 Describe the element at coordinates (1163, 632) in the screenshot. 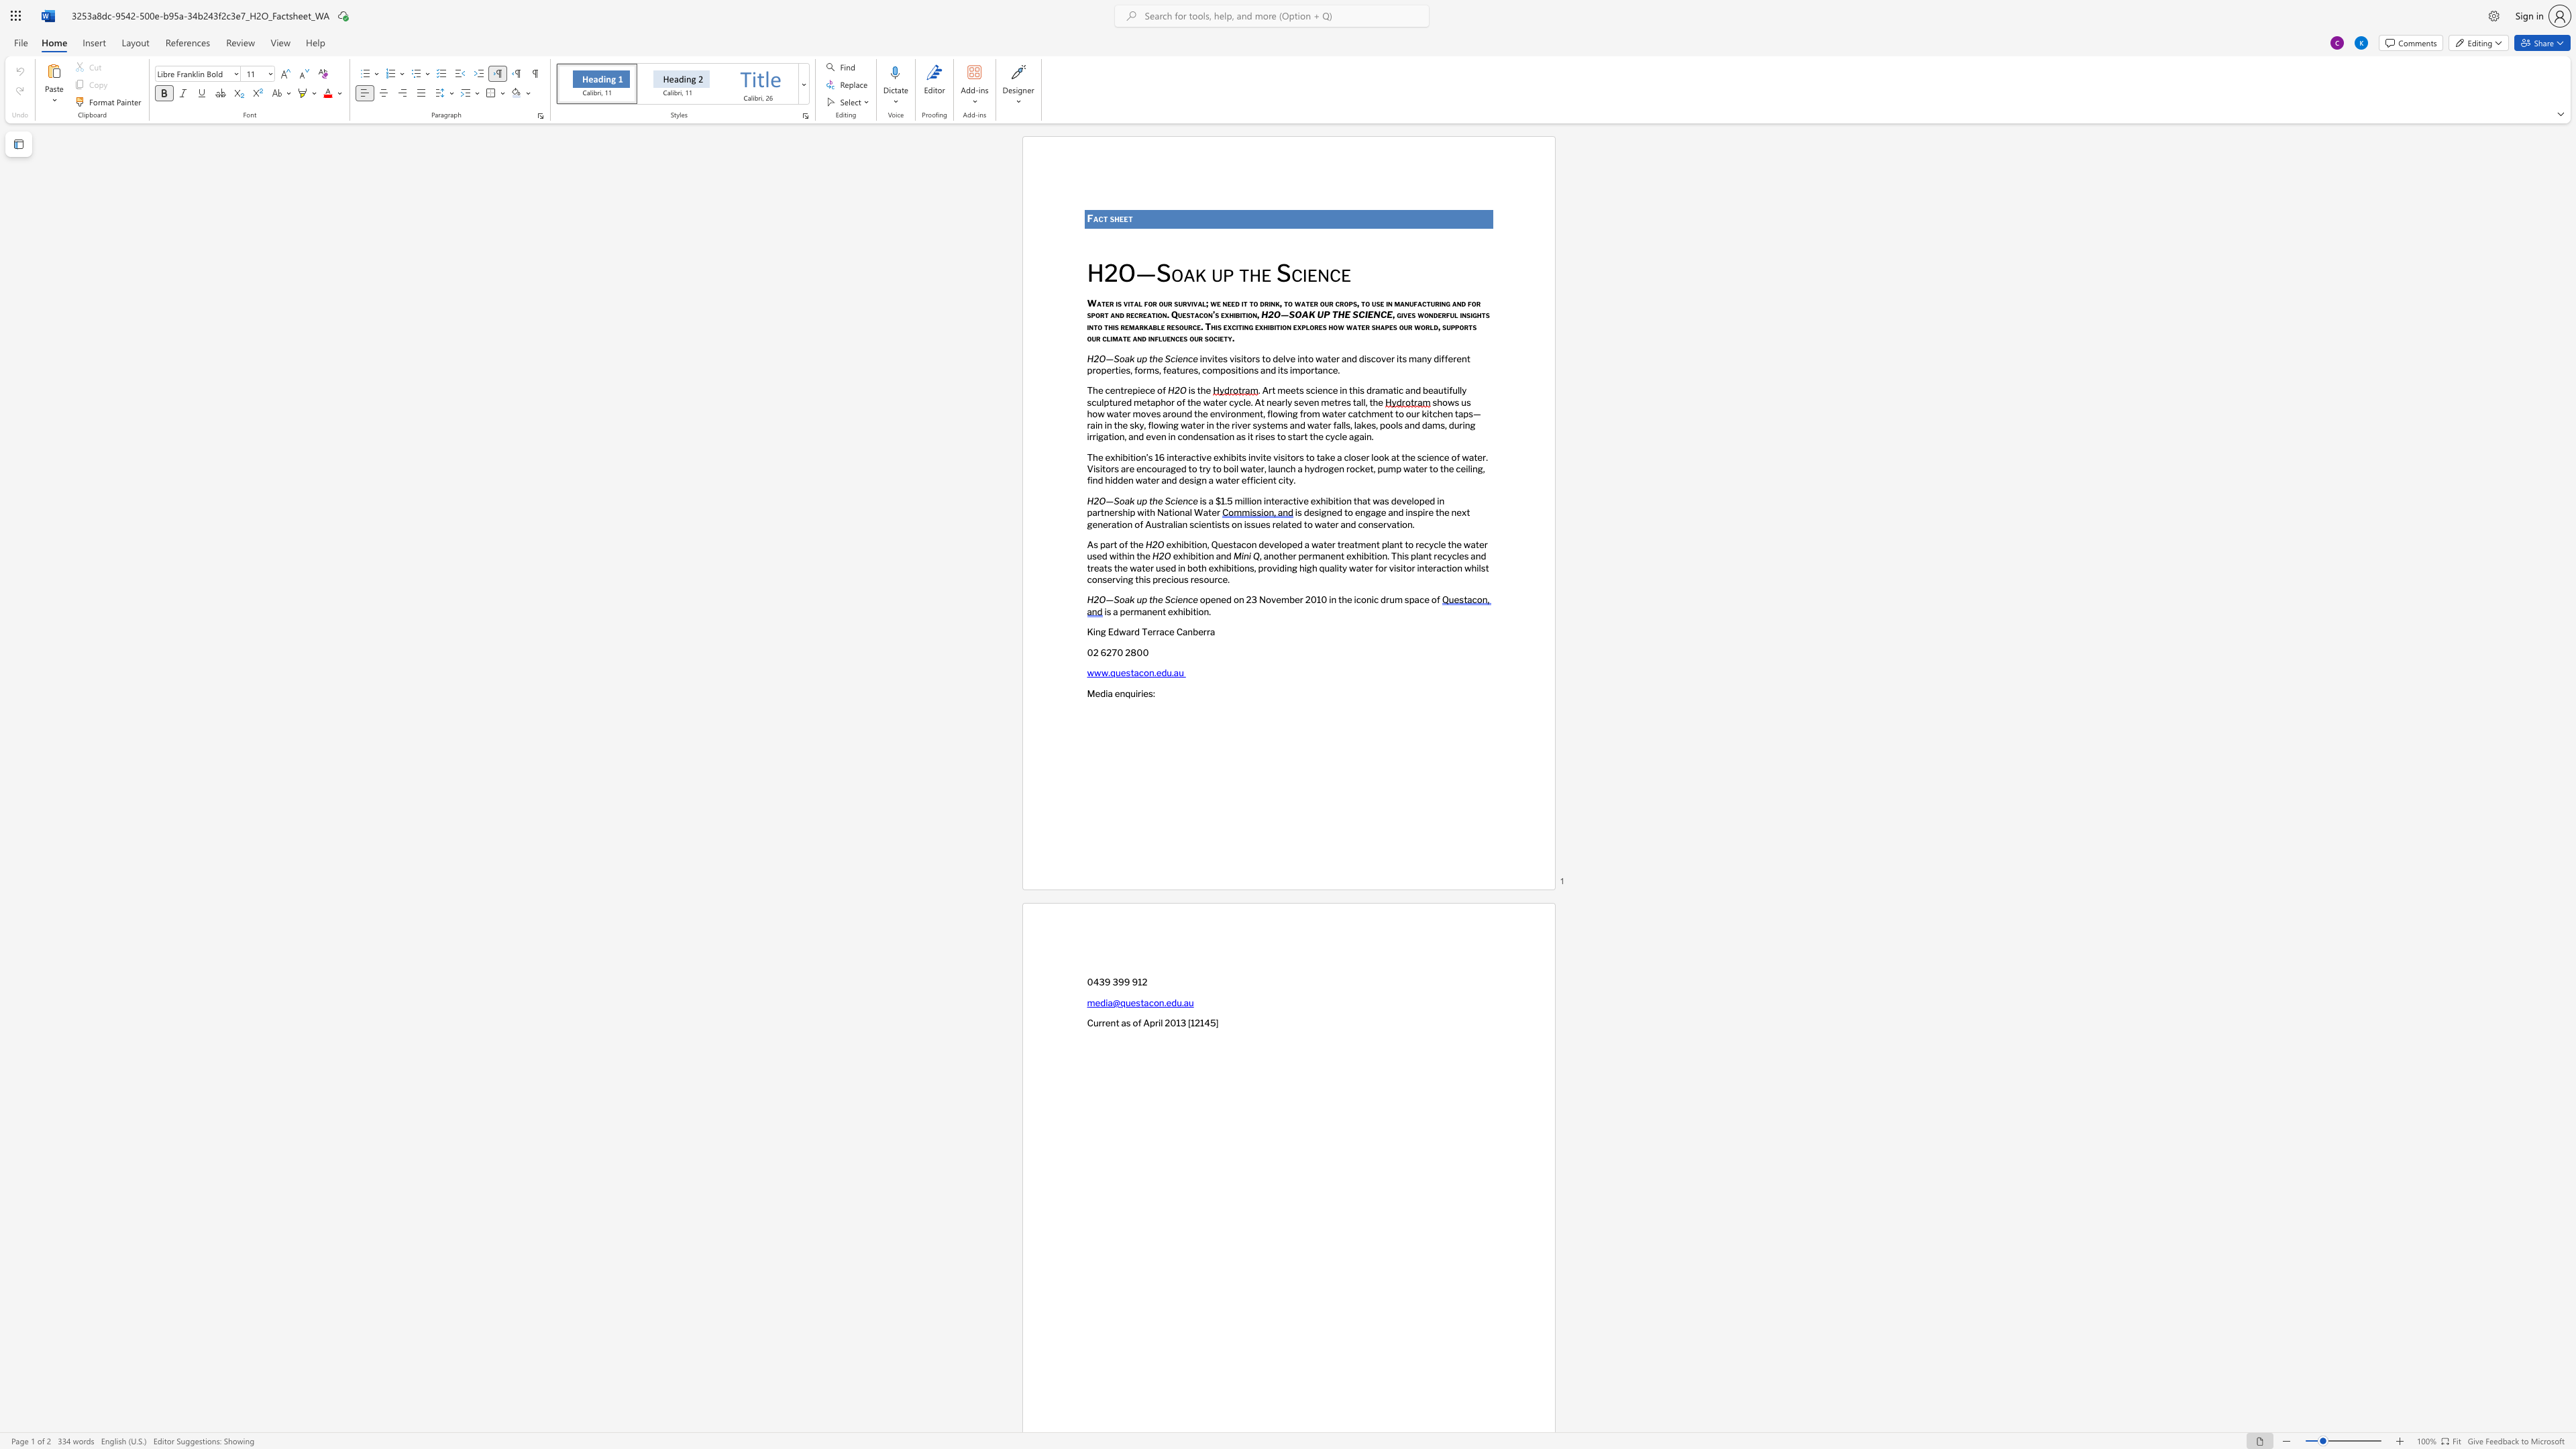

I see `the subset text "ce Canberr" within the text "King Edward Terrace Canberra"` at that location.